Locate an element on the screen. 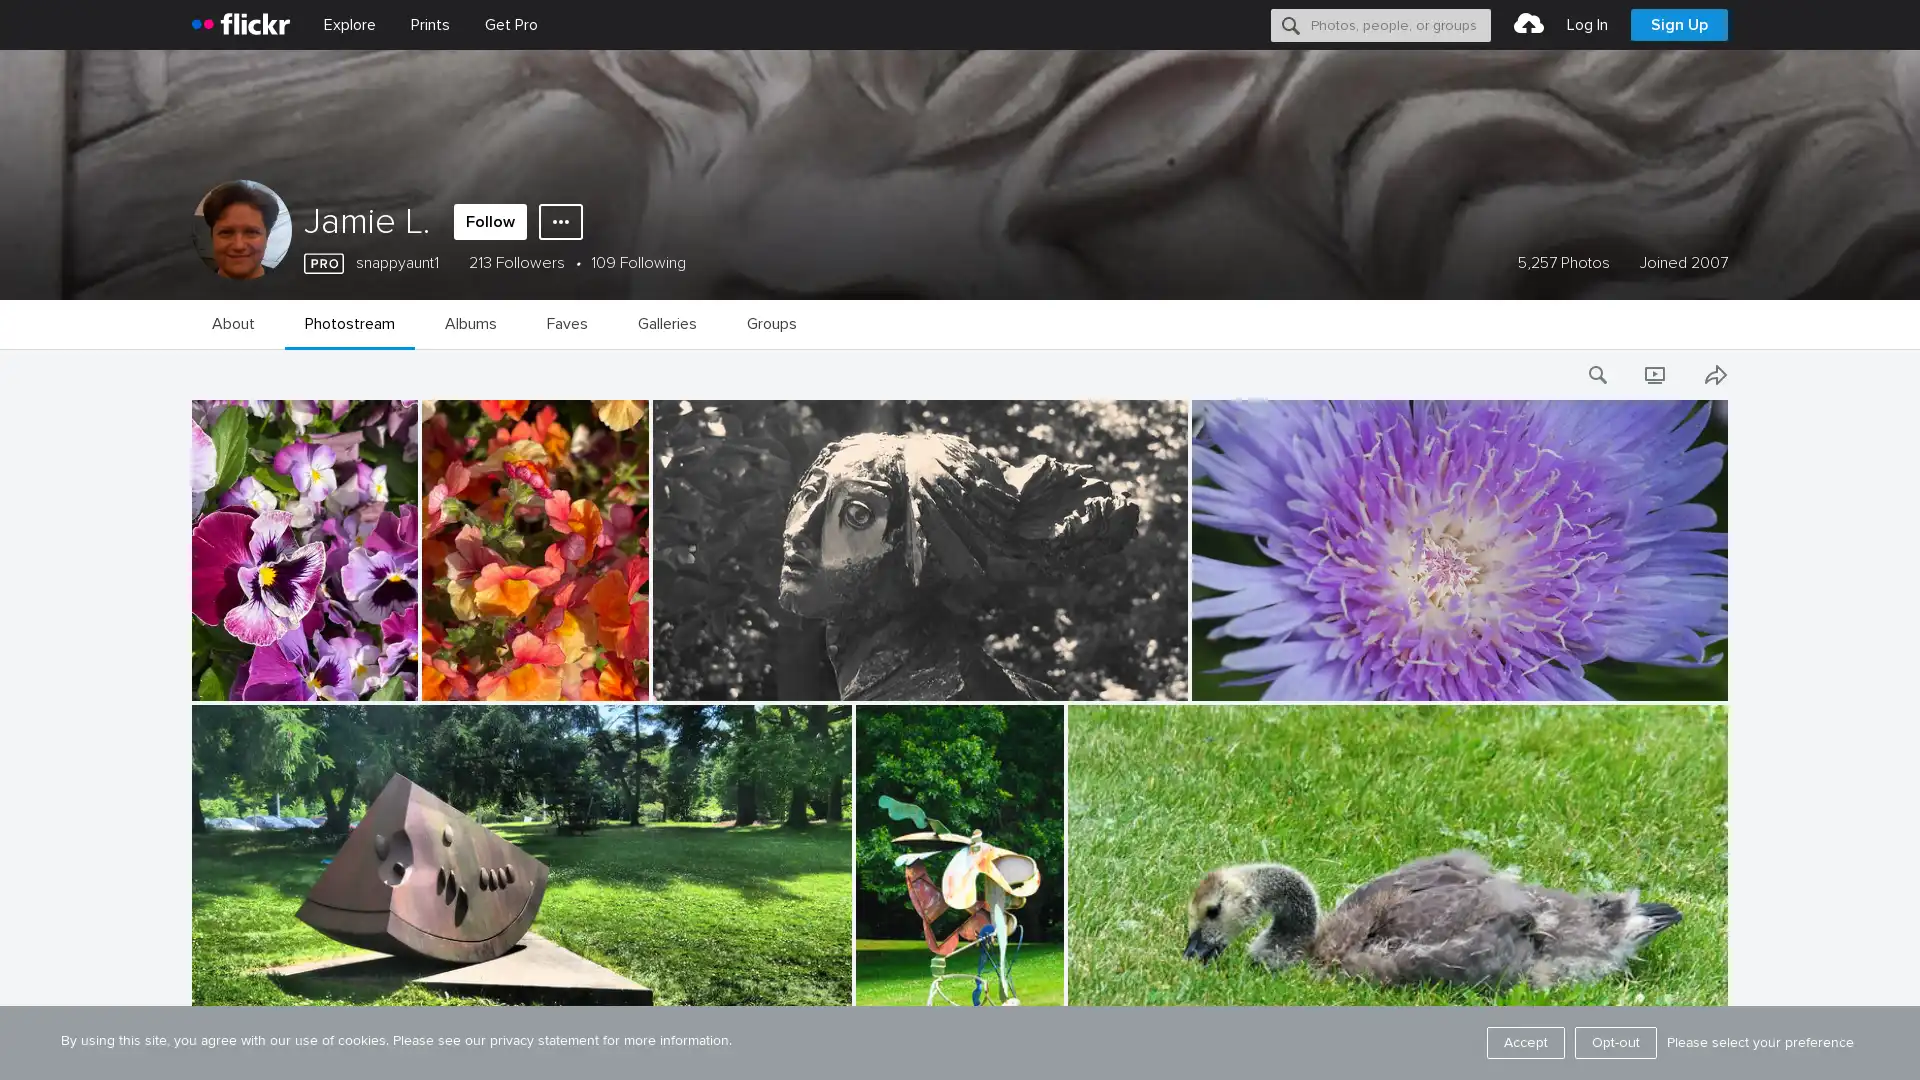 Image resolution: width=1920 pixels, height=1080 pixels. Add to Favorites is located at coordinates (1138, 682).